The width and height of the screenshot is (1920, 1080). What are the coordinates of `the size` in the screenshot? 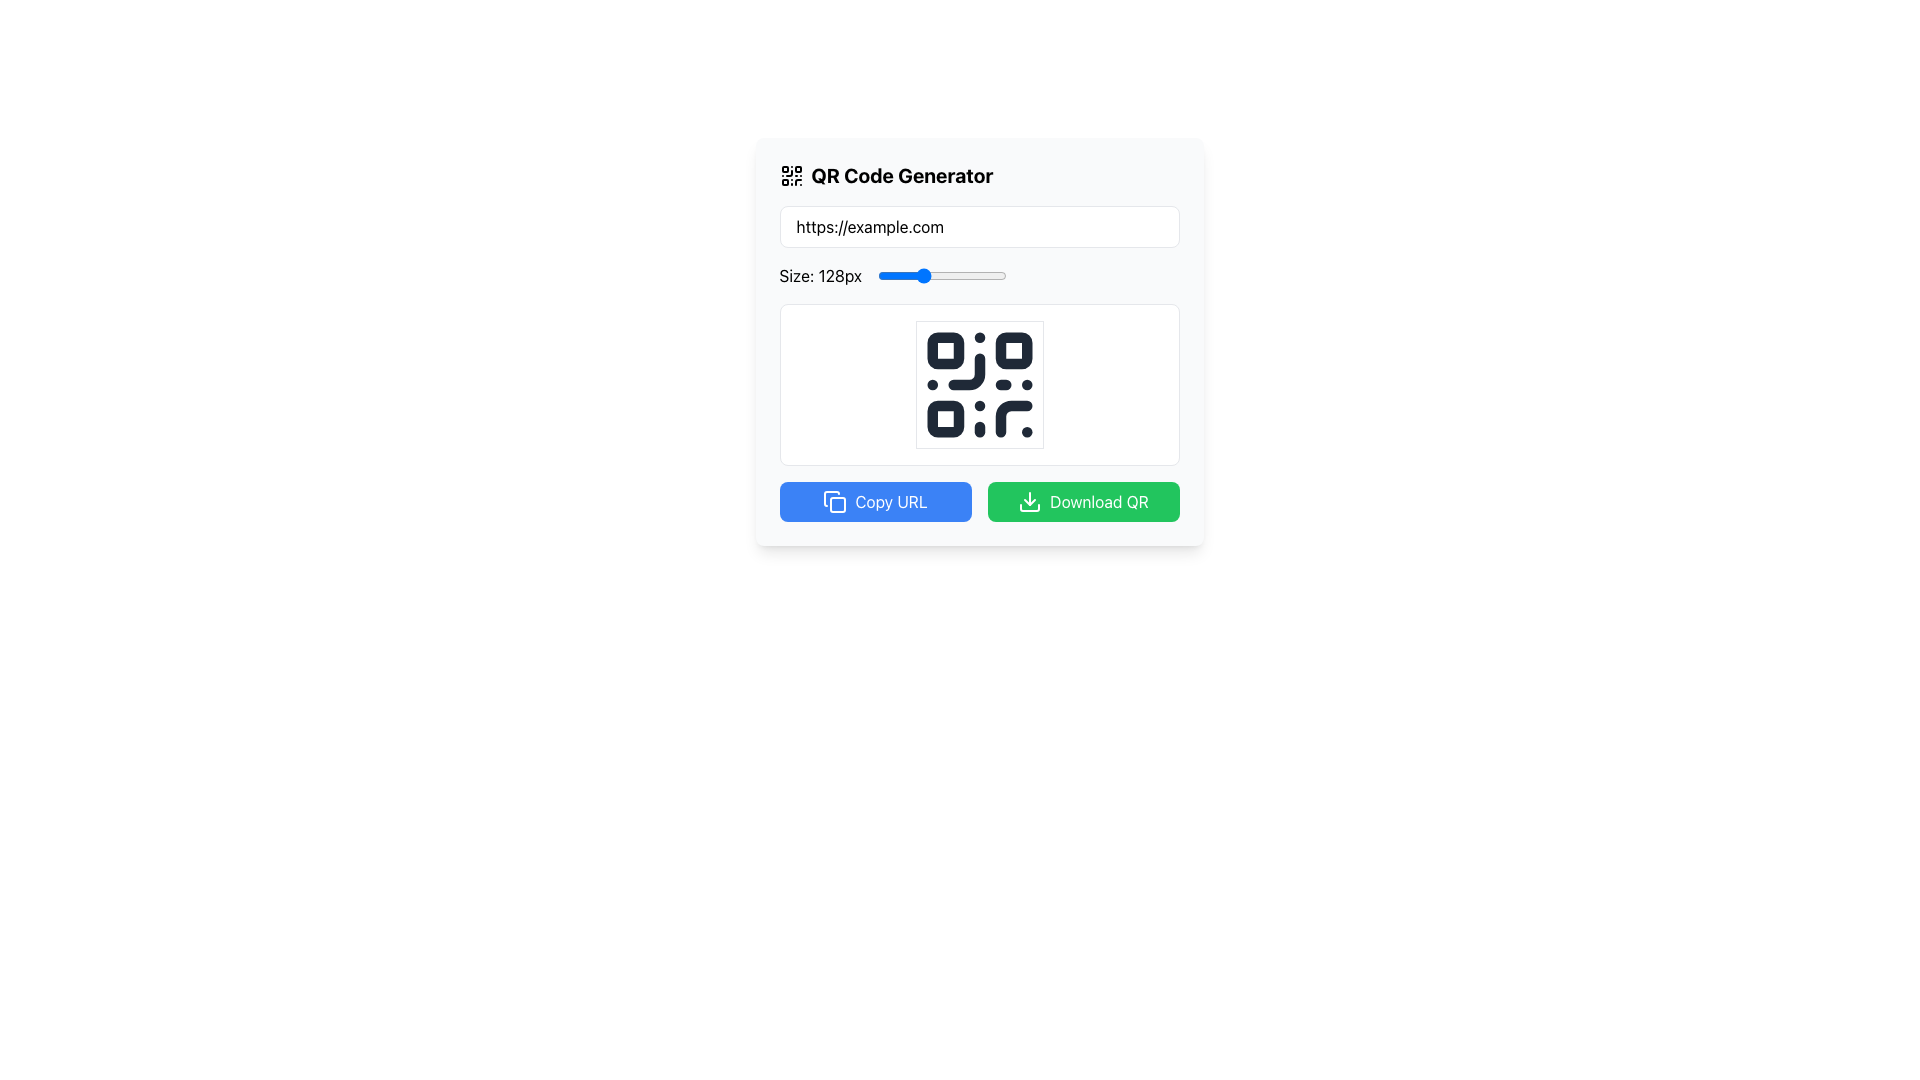 It's located at (965, 276).